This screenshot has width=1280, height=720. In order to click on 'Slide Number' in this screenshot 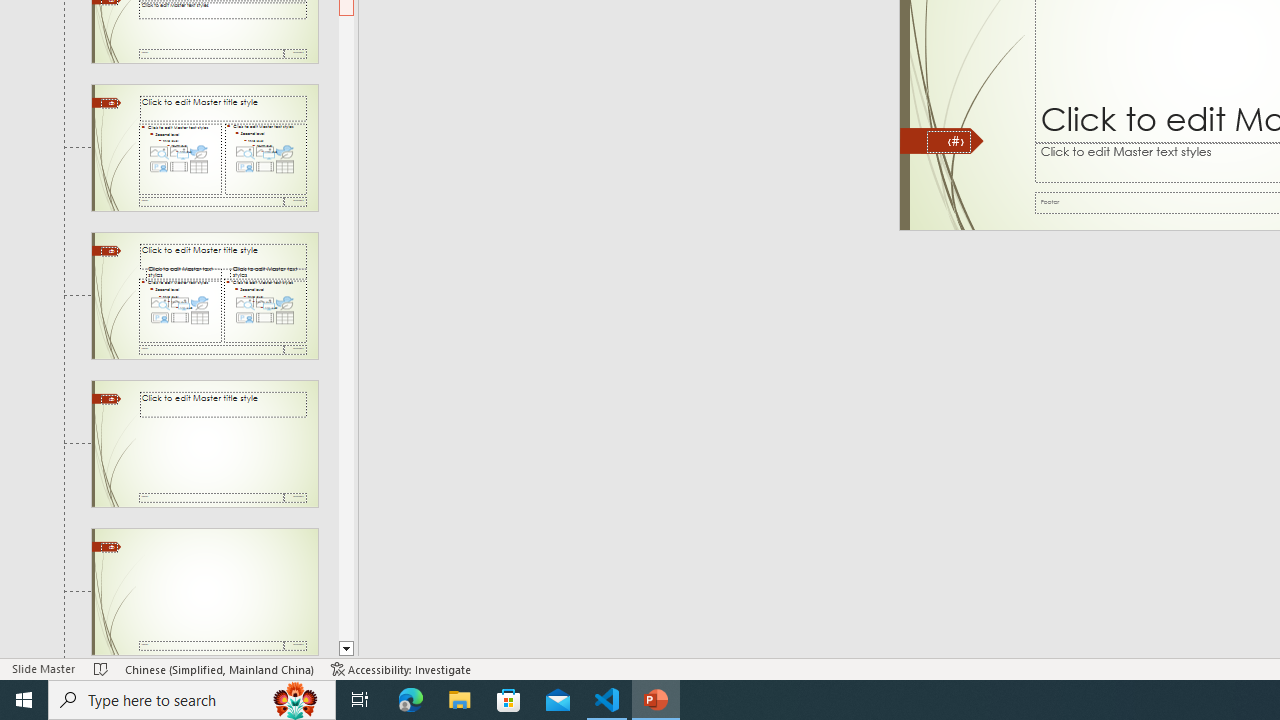, I will do `click(948, 140)`.